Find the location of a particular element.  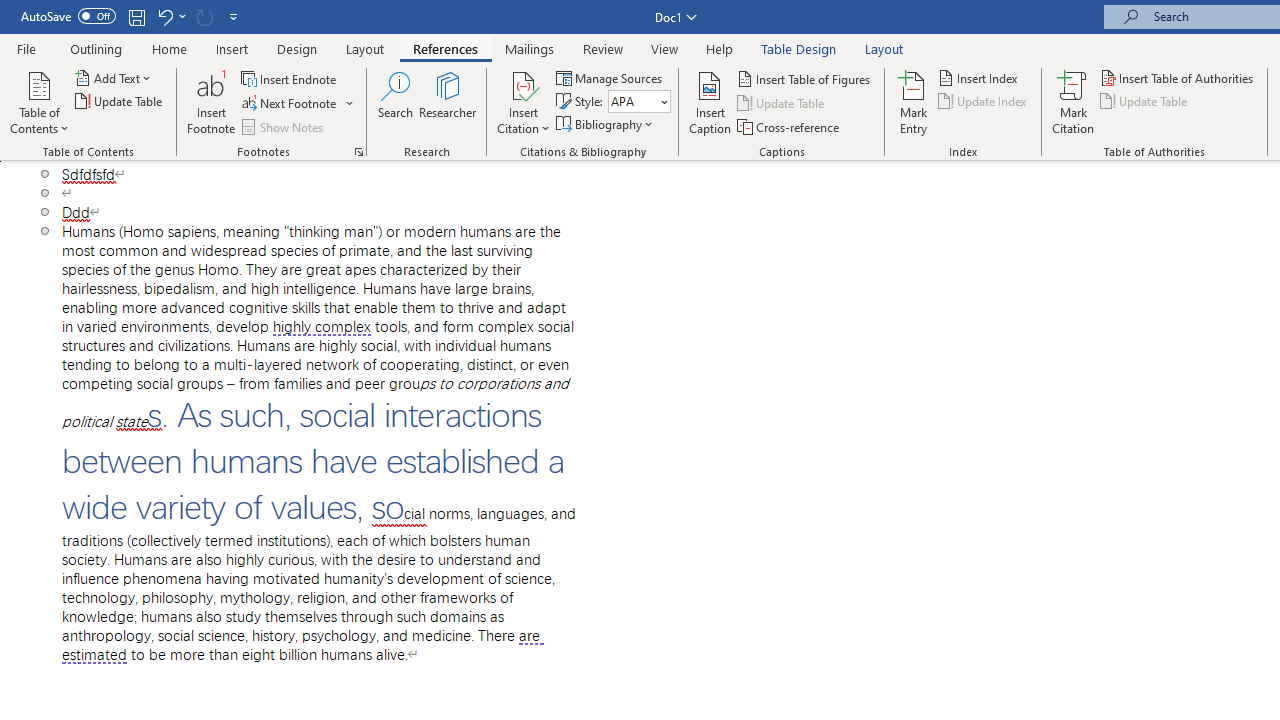

'Style' is located at coordinates (631, 101).